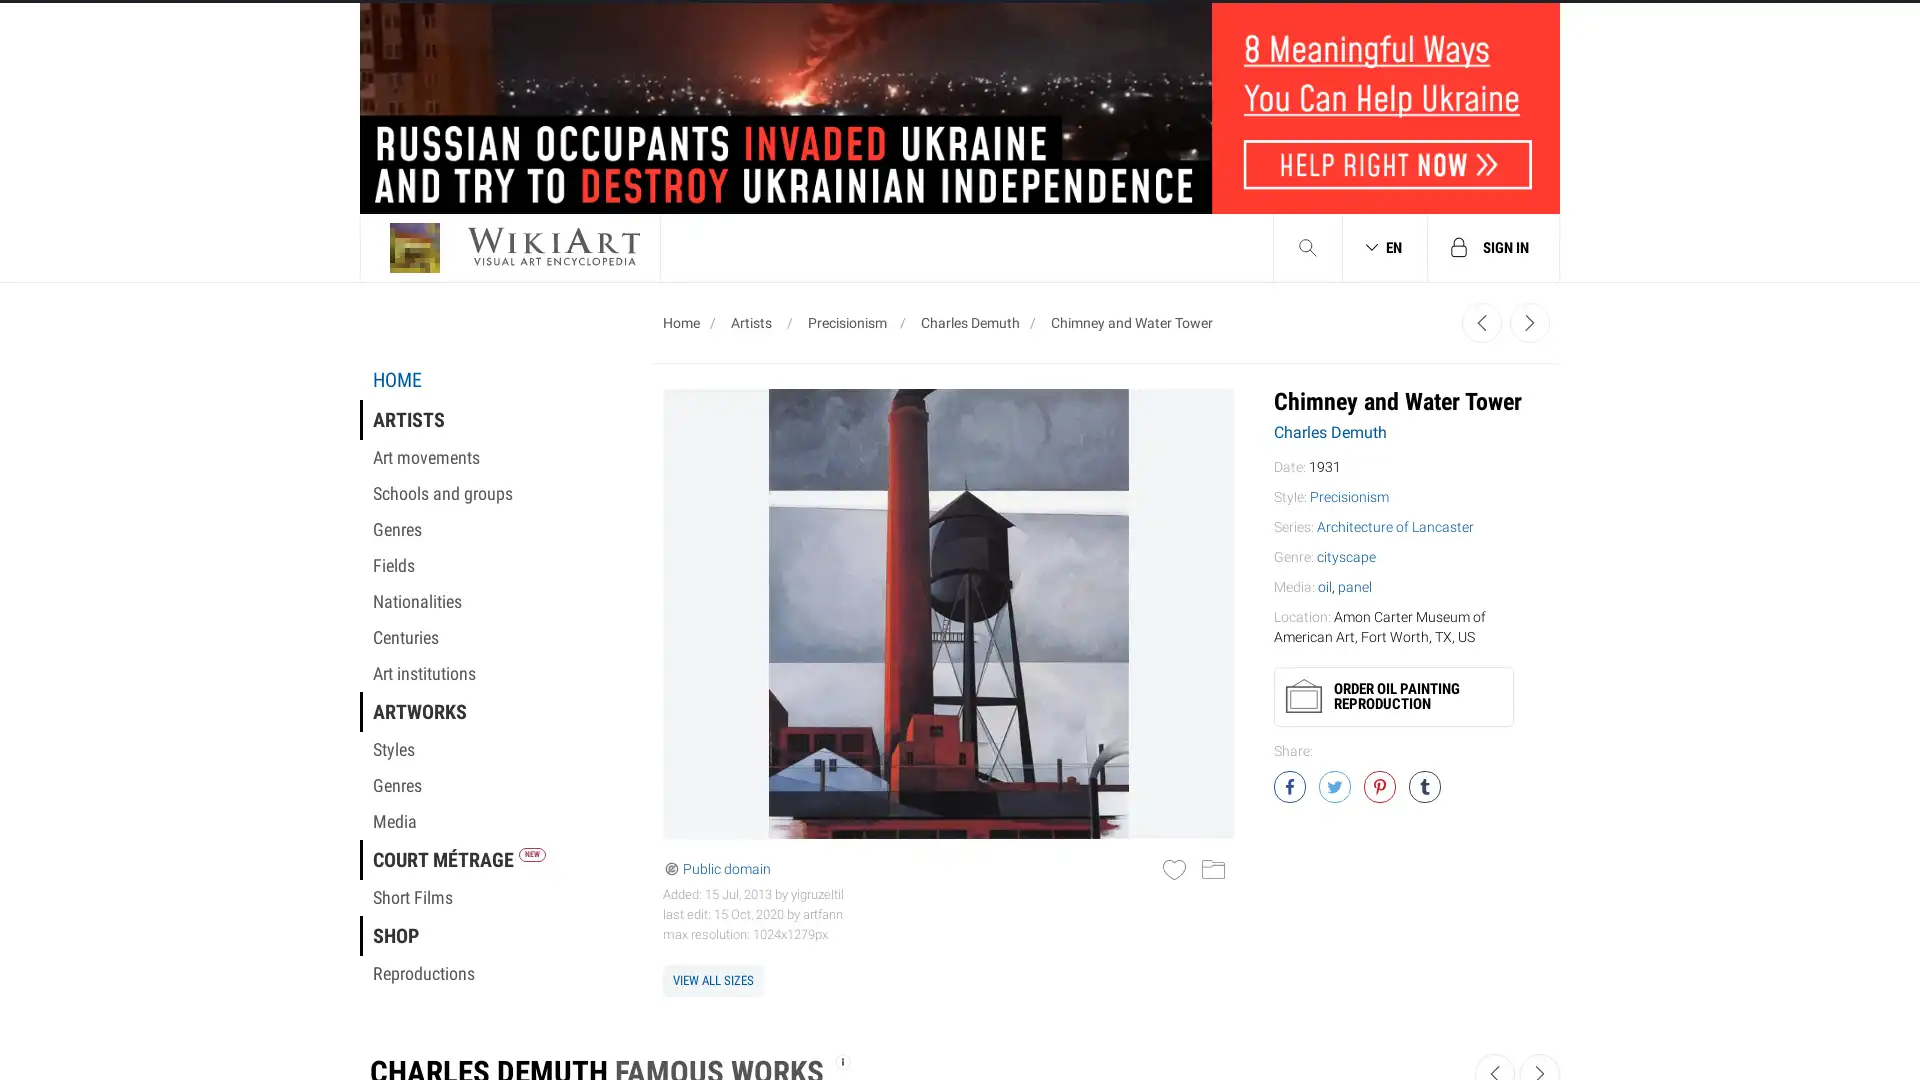  Describe the element at coordinates (758, 478) in the screenshot. I see `Yes, I want to hook this coupon!` at that location.